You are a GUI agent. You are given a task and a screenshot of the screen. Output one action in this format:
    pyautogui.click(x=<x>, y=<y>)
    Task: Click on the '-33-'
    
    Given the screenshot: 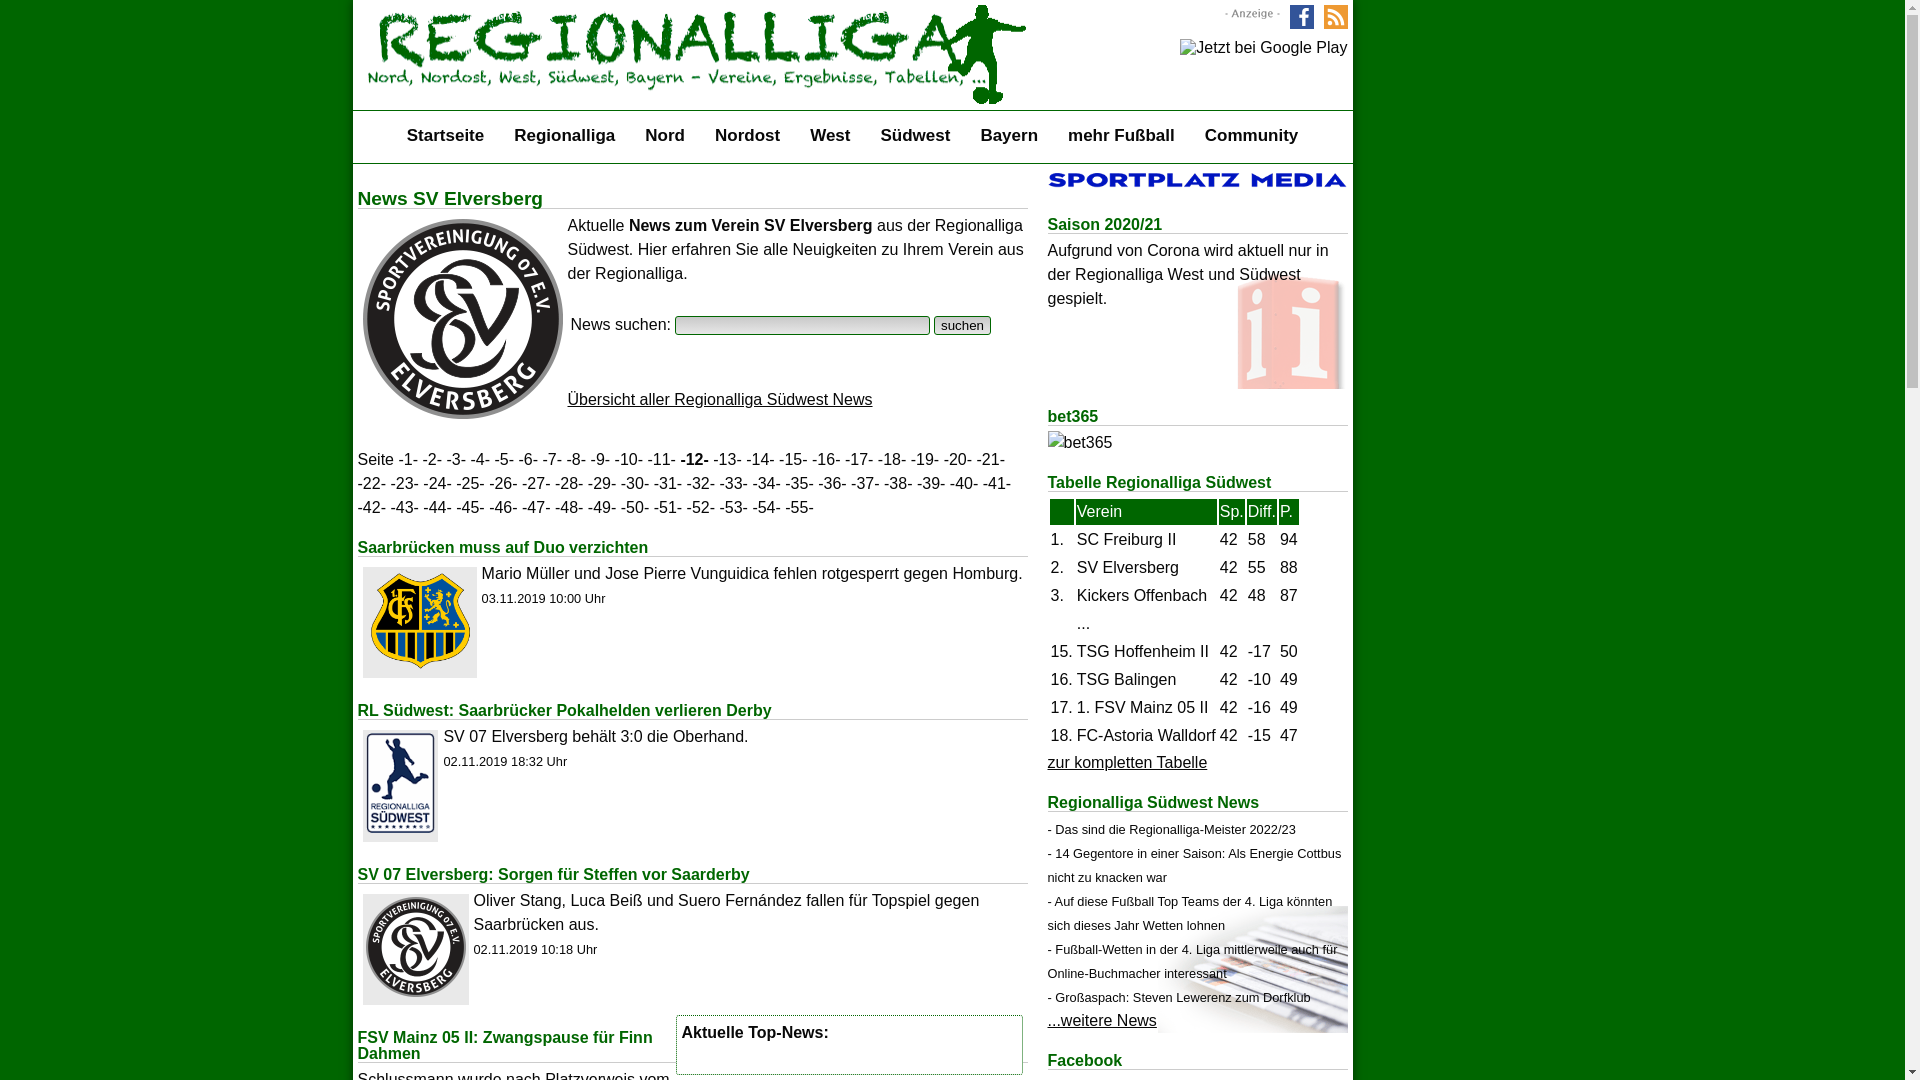 What is the action you would take?
    pyautogui.click(x=719, y=483)
    